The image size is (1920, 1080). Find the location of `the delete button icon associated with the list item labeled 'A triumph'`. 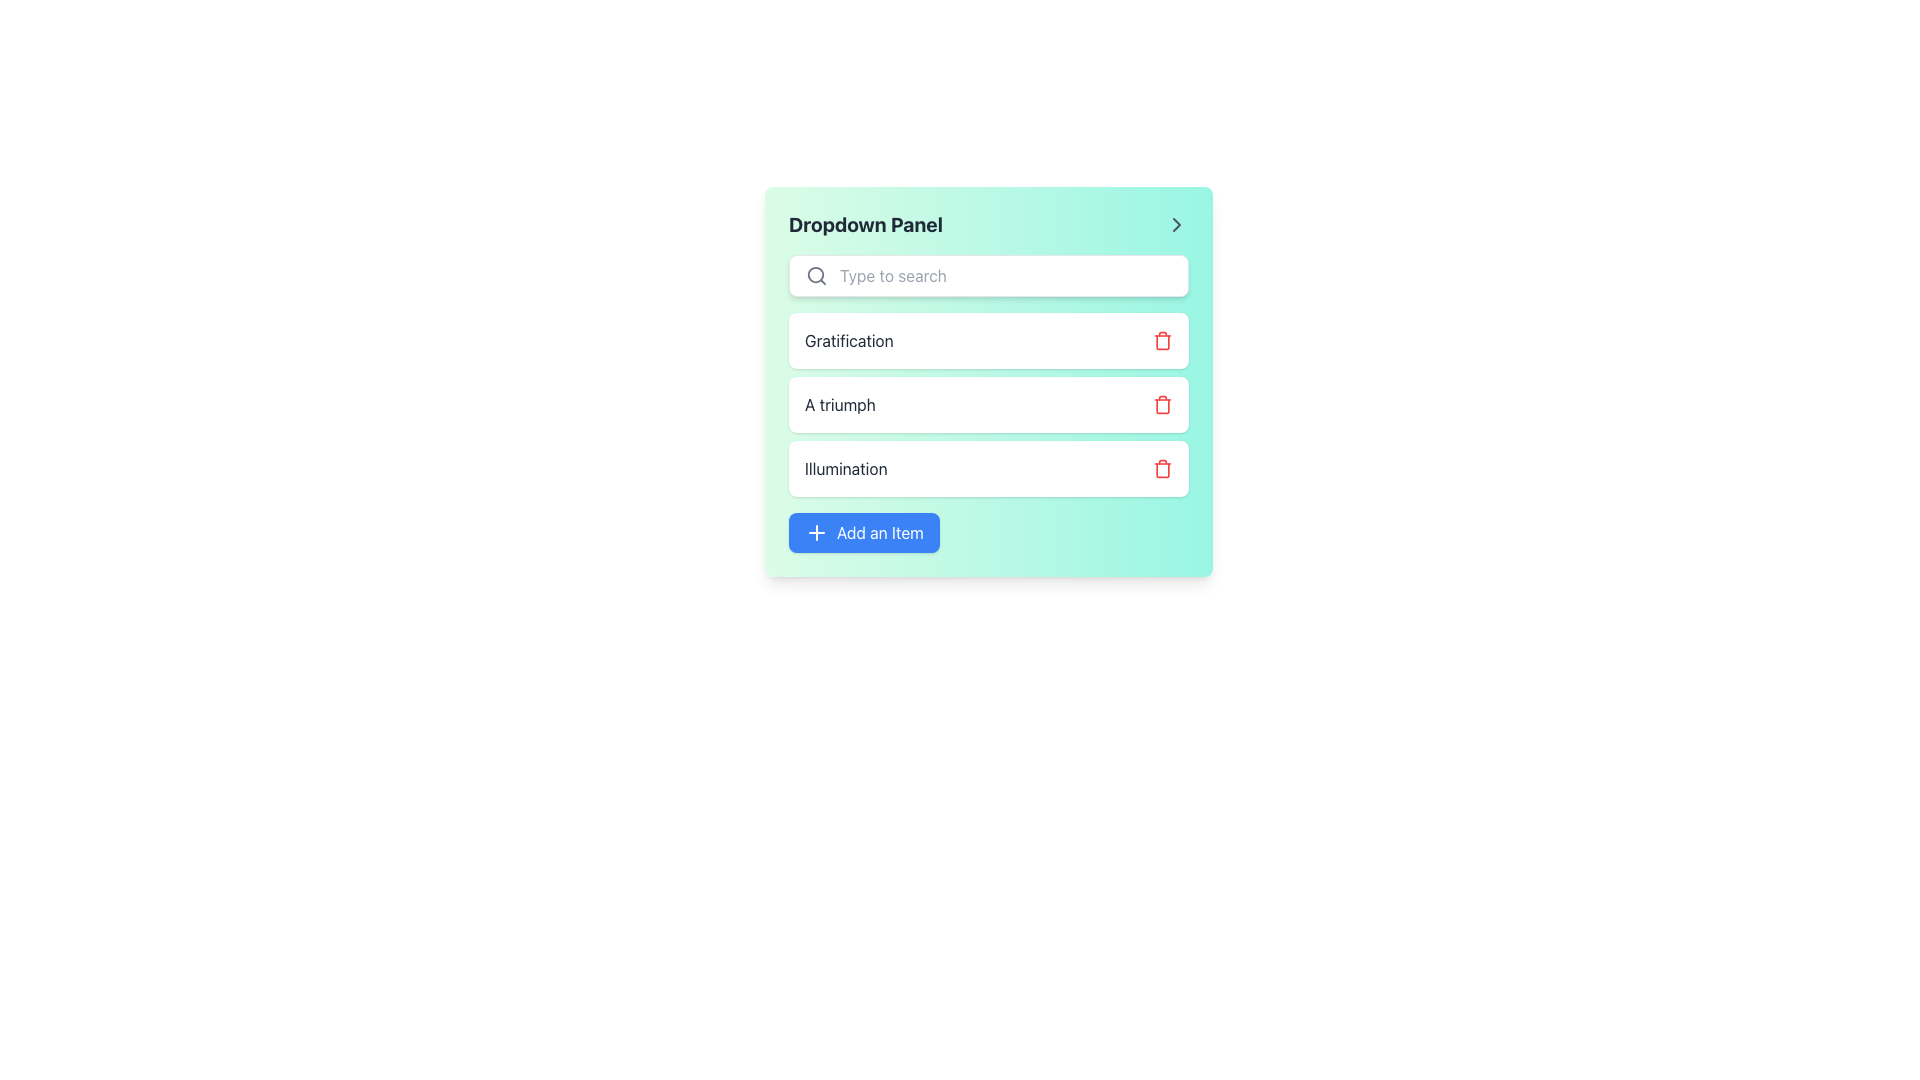

the delete button icon associated with the list item labeled 'A triumph' is located at coordinates (1162, 405).